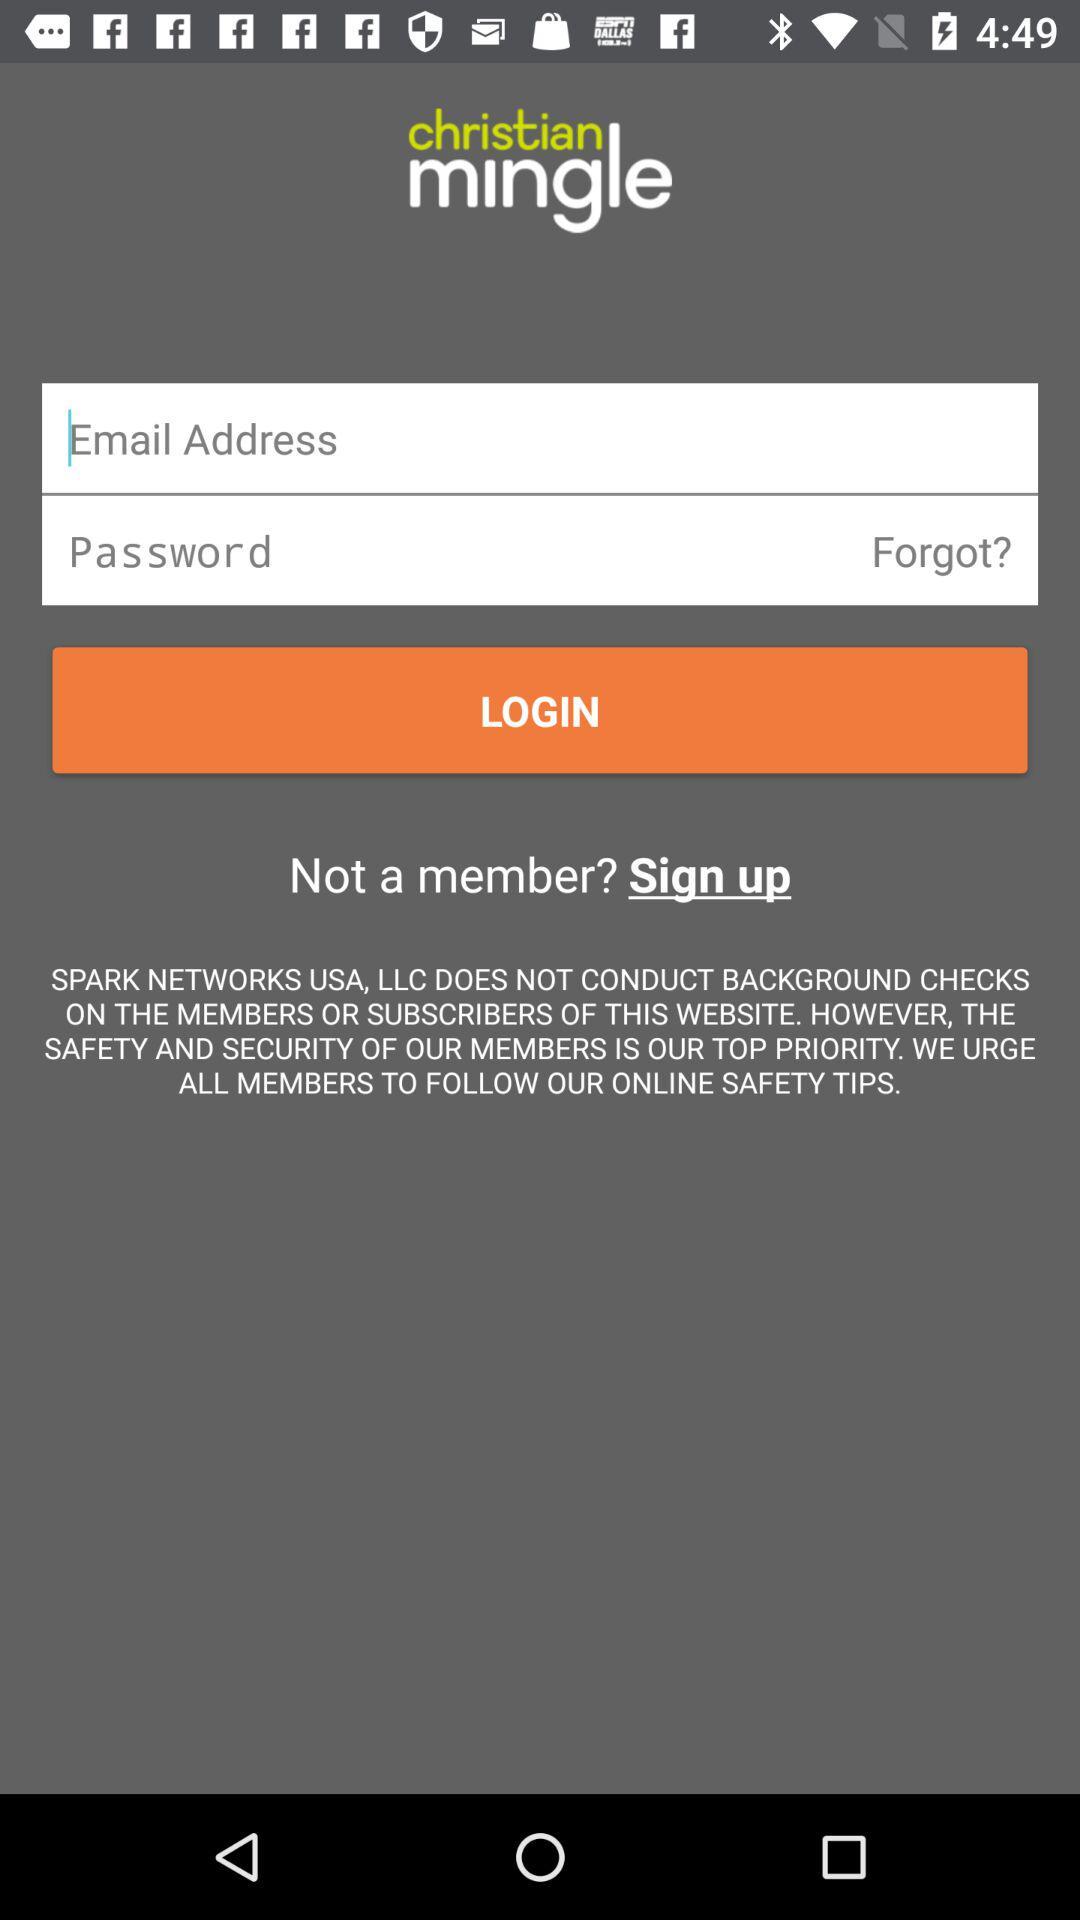 This screenshot has width=1080, height=1920. Describe the element at coordinates (540, 436) in the screenshot. I see `email address` at that location.